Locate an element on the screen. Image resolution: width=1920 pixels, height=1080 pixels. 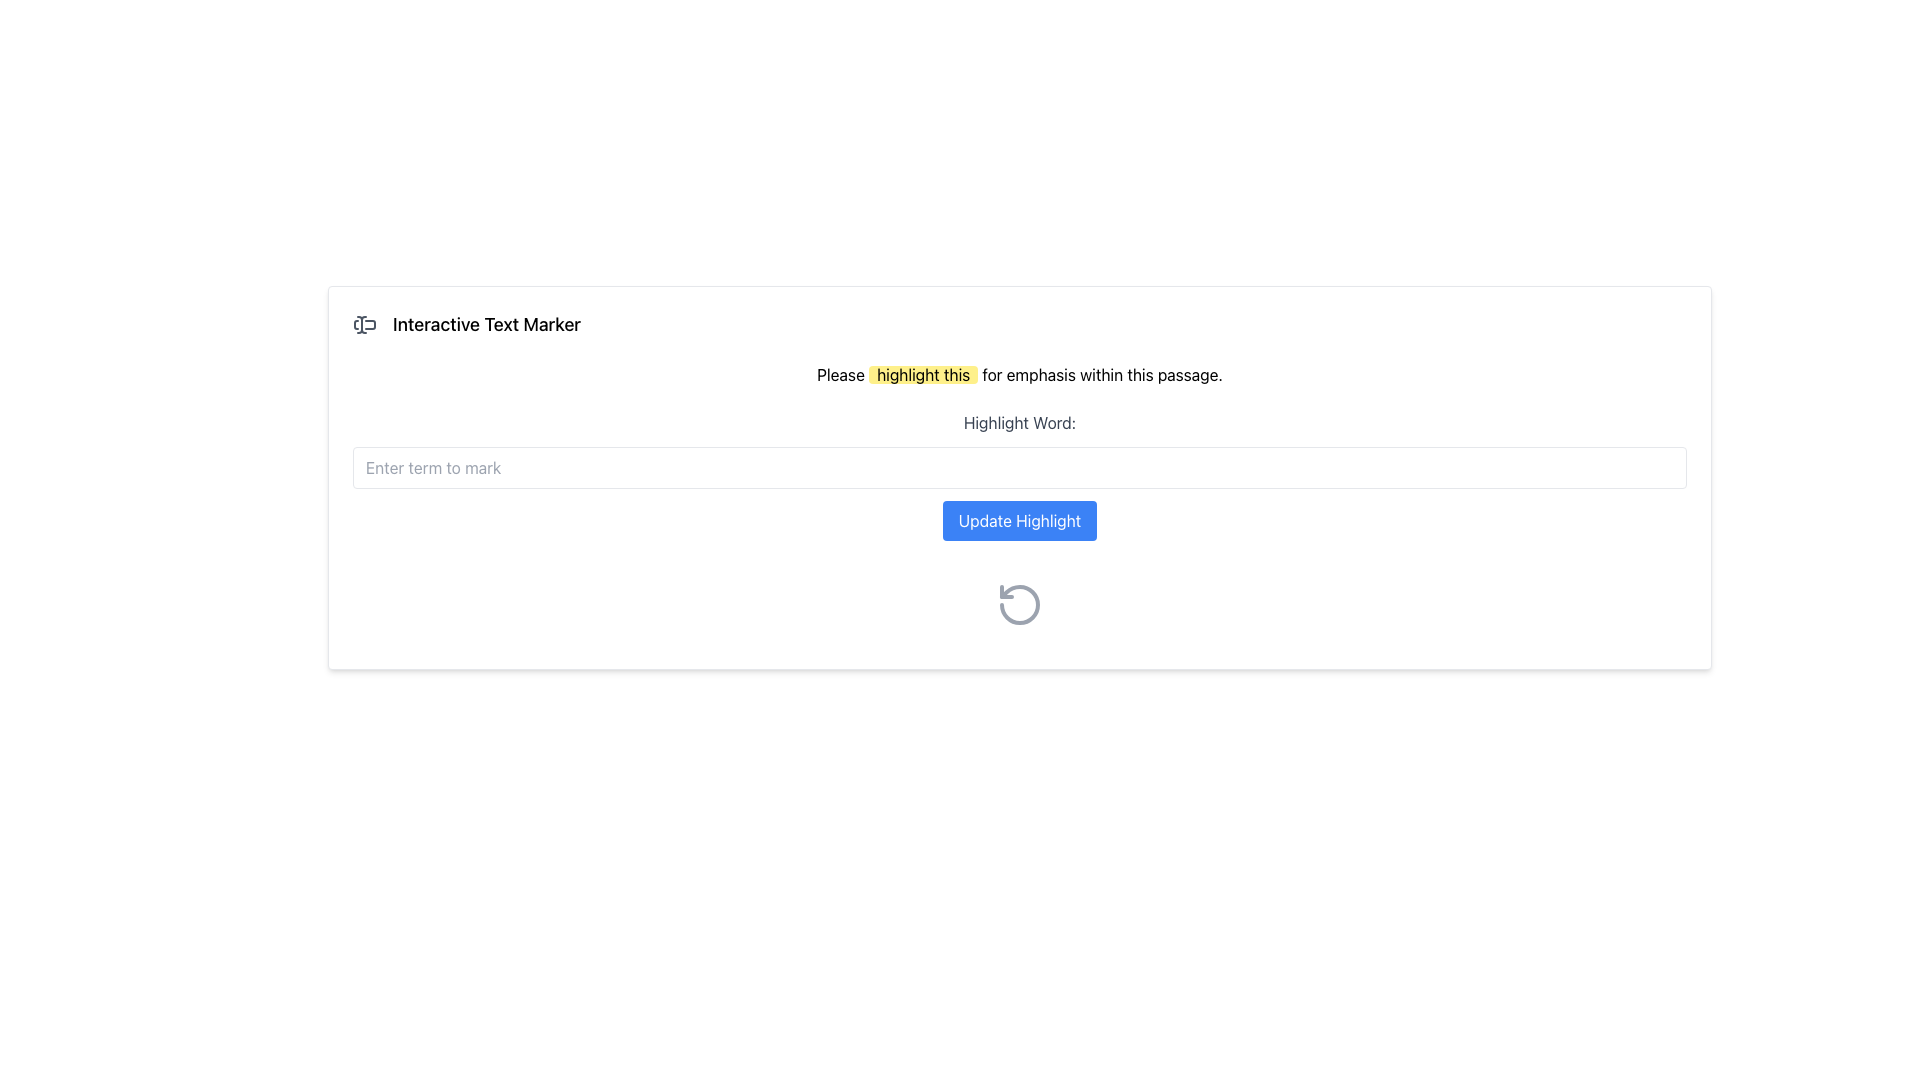
the emphasized text fragment 'highlight this' within the sentence 'Please highlight this for emphasis within this passage.' is located at coordinates (922, 374).